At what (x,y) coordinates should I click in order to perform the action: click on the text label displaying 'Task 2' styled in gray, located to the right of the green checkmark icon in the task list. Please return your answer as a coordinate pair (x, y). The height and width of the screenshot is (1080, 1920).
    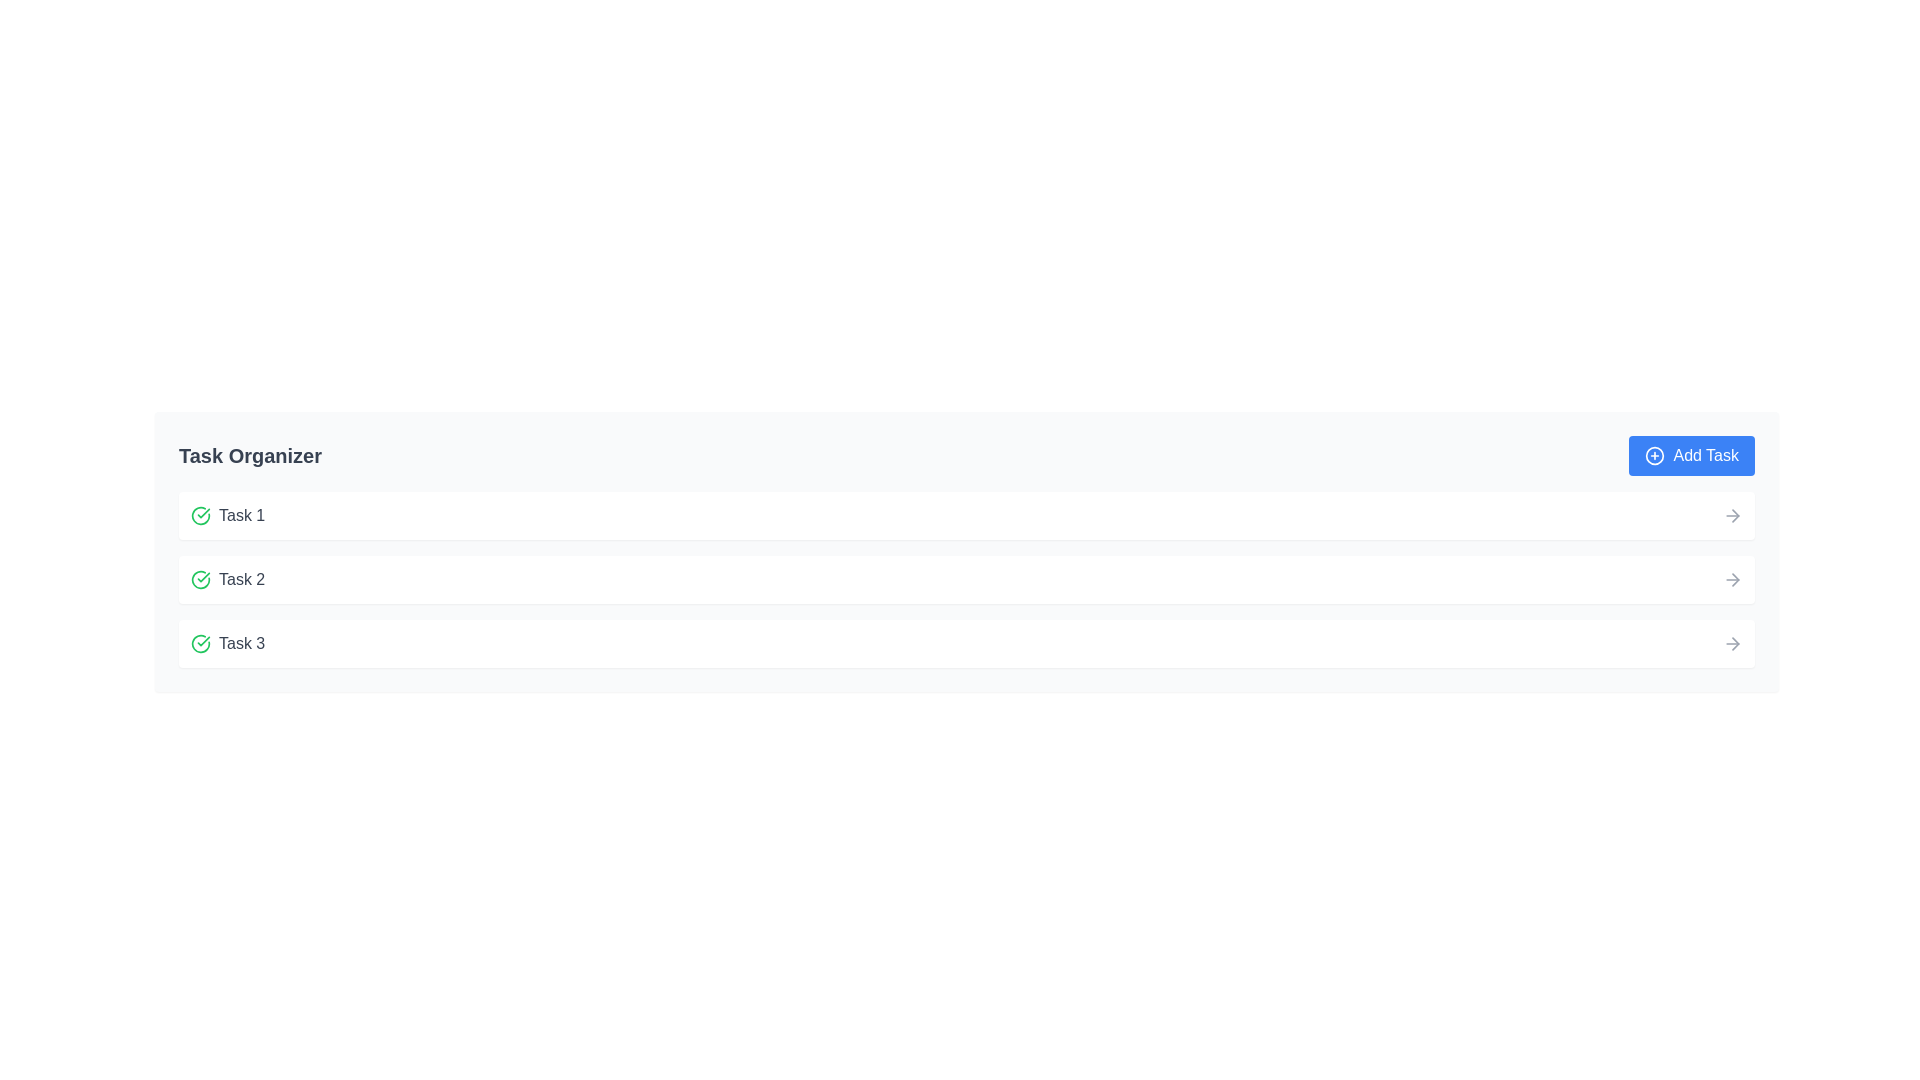
    Looking at the image, I should click on (241, 579).